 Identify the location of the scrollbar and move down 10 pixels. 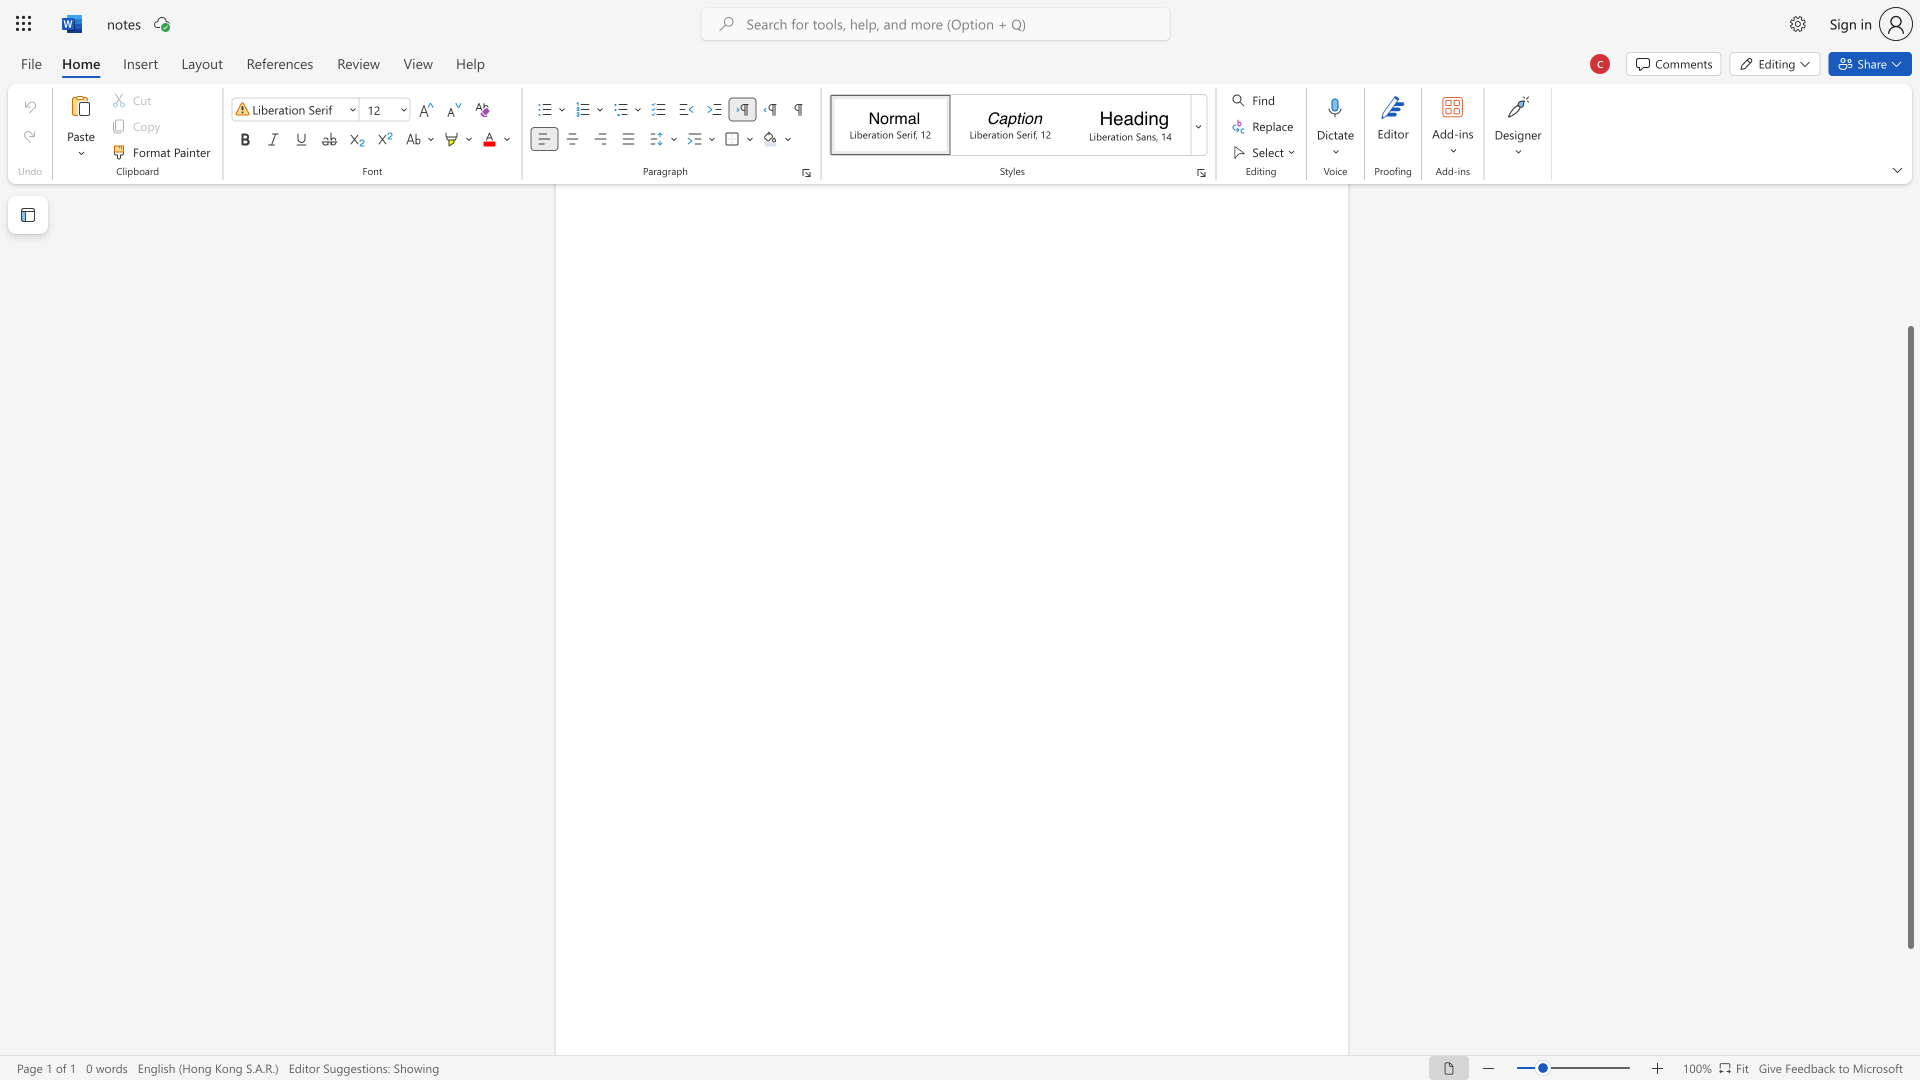
(1909, 637).